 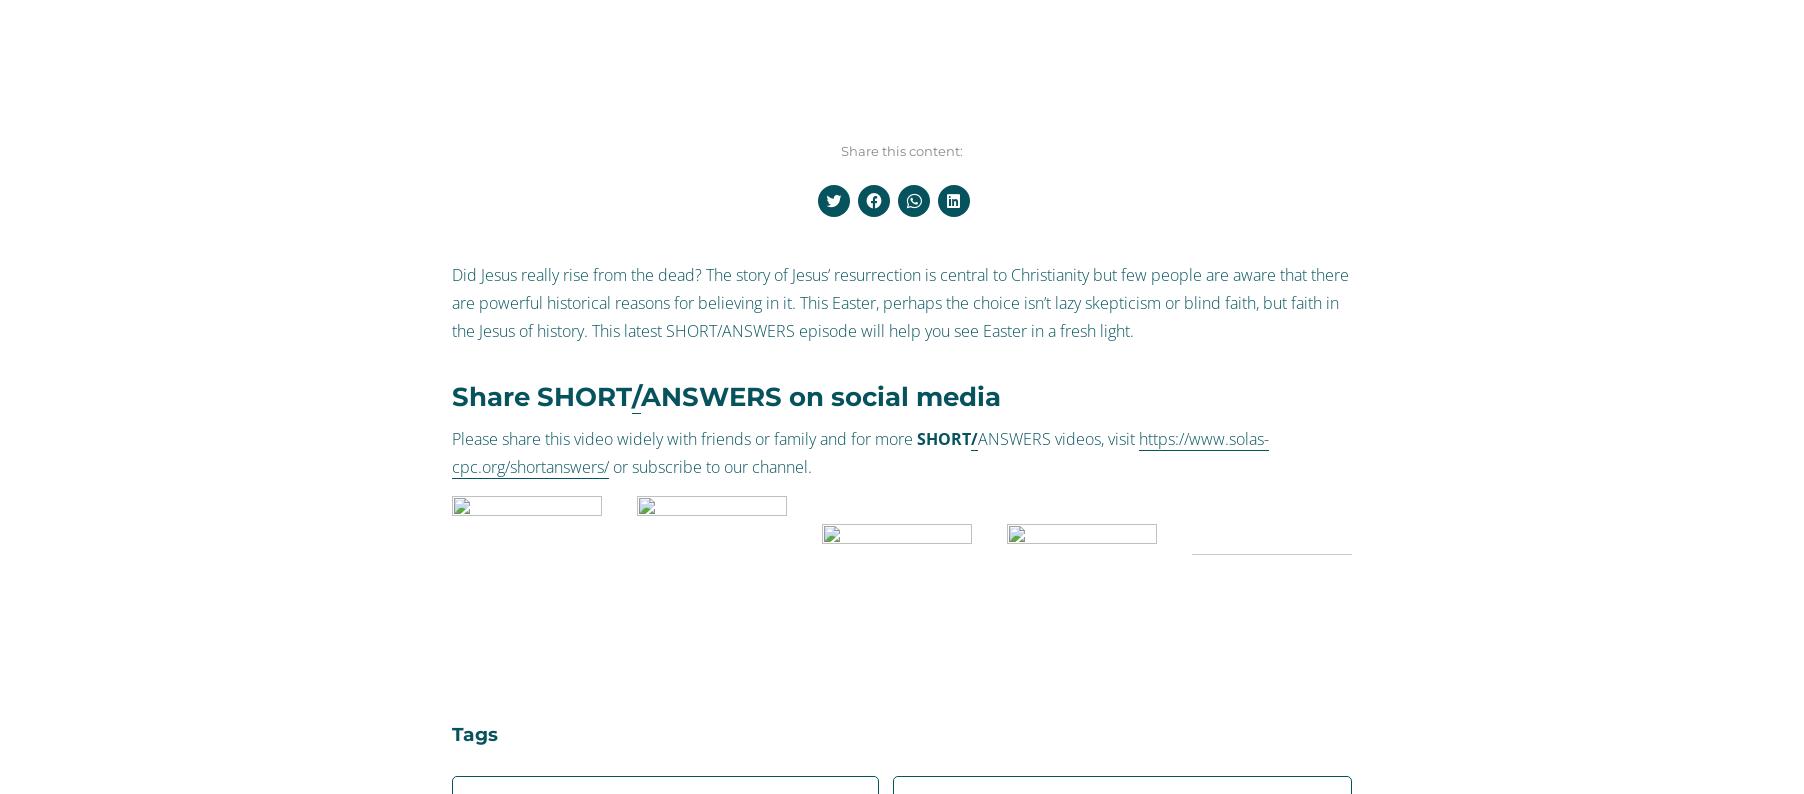 What do you see at coordinates (451, 302) in the screenshot?
I see `'Did Jesus really rise from the dead? The story of Jesus’ resurrection is central to Christianity but few people are aware that there are powerful historical reasons for believing in it. This Easter, perhaps the choice isn’t lazy skepticism or blind faith, but faith in the Jesus of history. This latest SHORT/ANSWERS episode will help you see Easter in a fresh light.'` at bounding box center [451, 302].